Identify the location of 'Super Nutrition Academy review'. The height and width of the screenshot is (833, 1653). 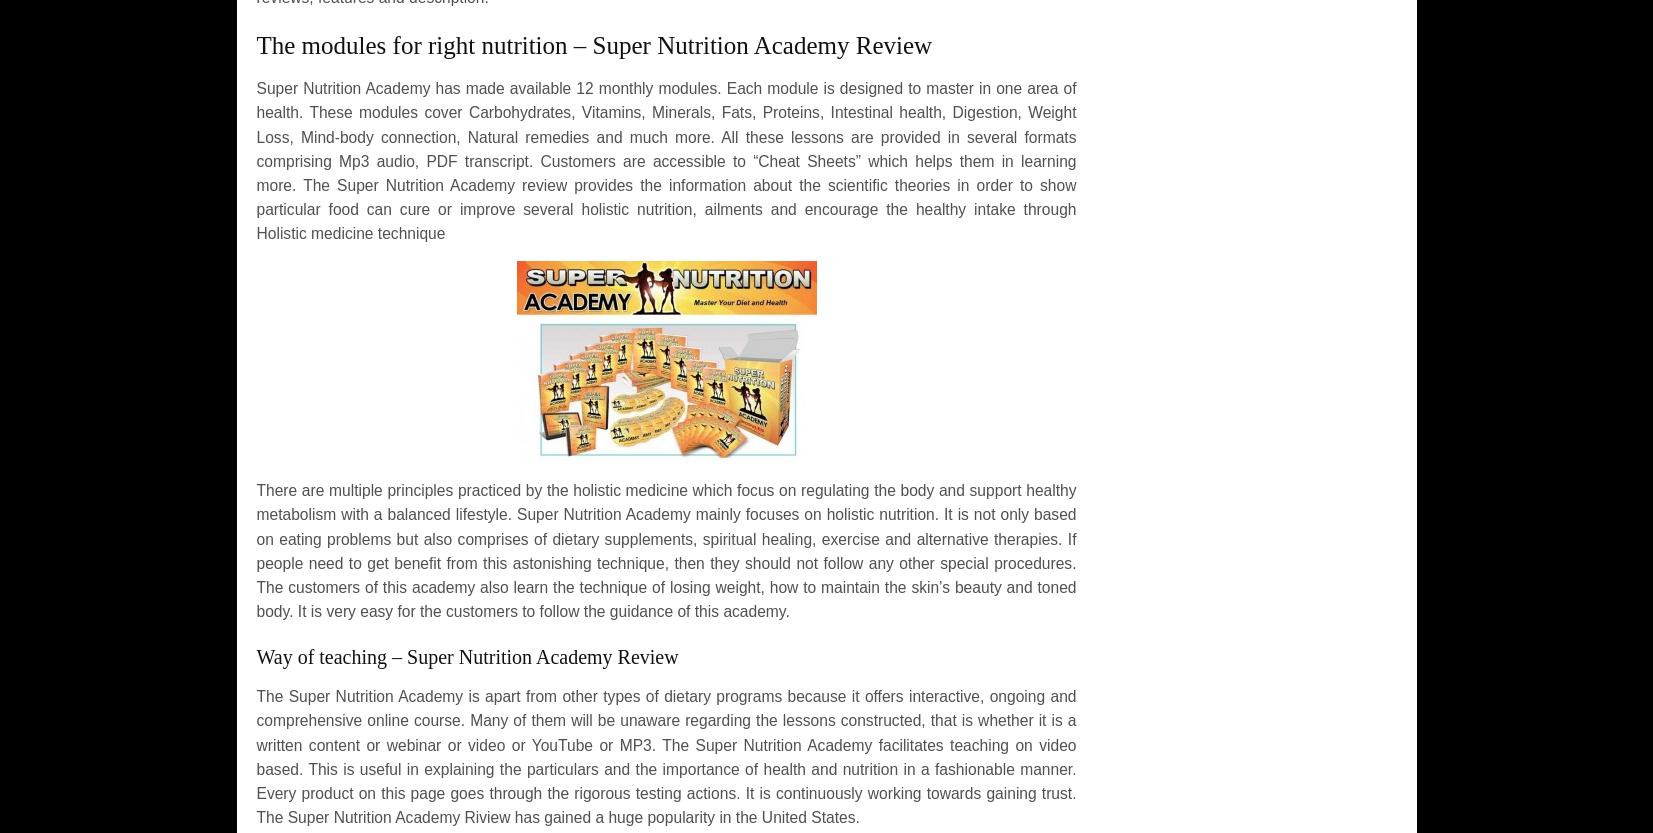
(450, 183).